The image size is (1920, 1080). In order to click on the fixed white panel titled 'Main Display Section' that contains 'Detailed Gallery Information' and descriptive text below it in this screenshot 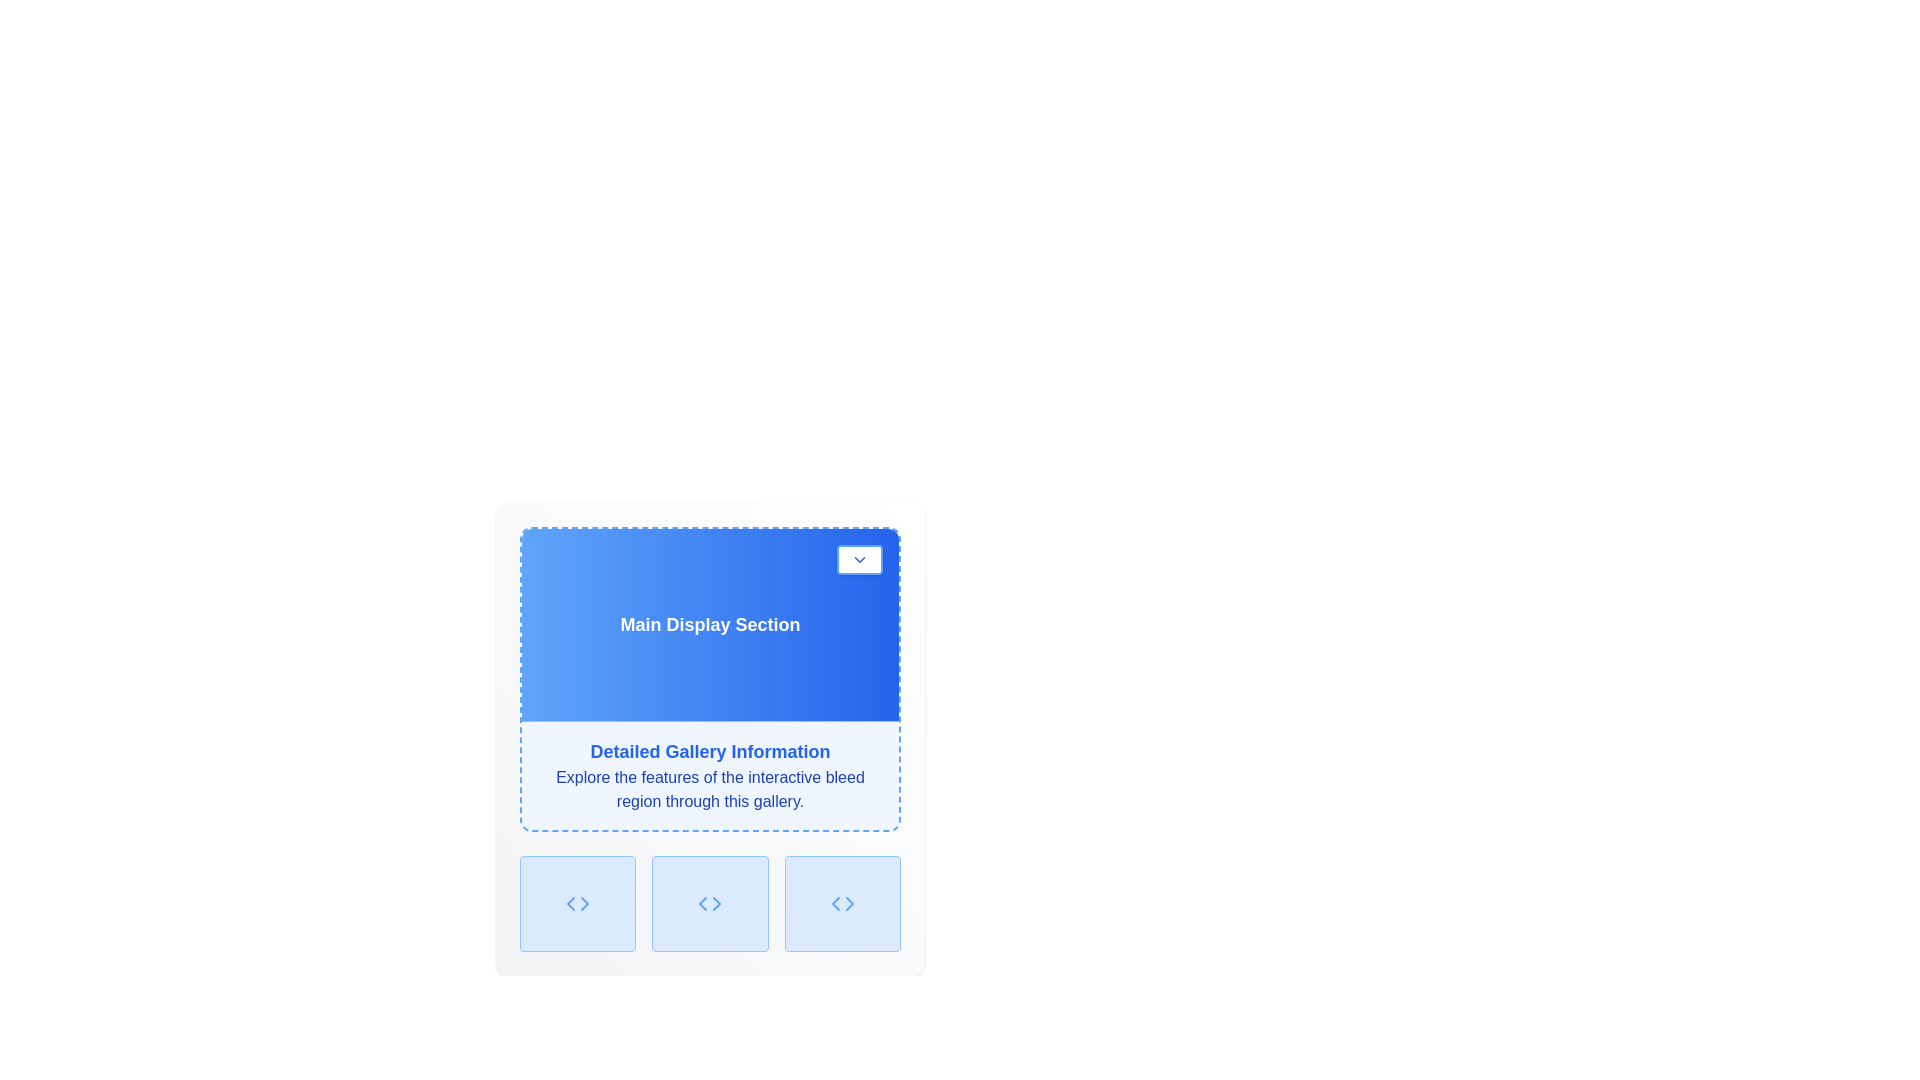, I will do `click(710, 727)`.